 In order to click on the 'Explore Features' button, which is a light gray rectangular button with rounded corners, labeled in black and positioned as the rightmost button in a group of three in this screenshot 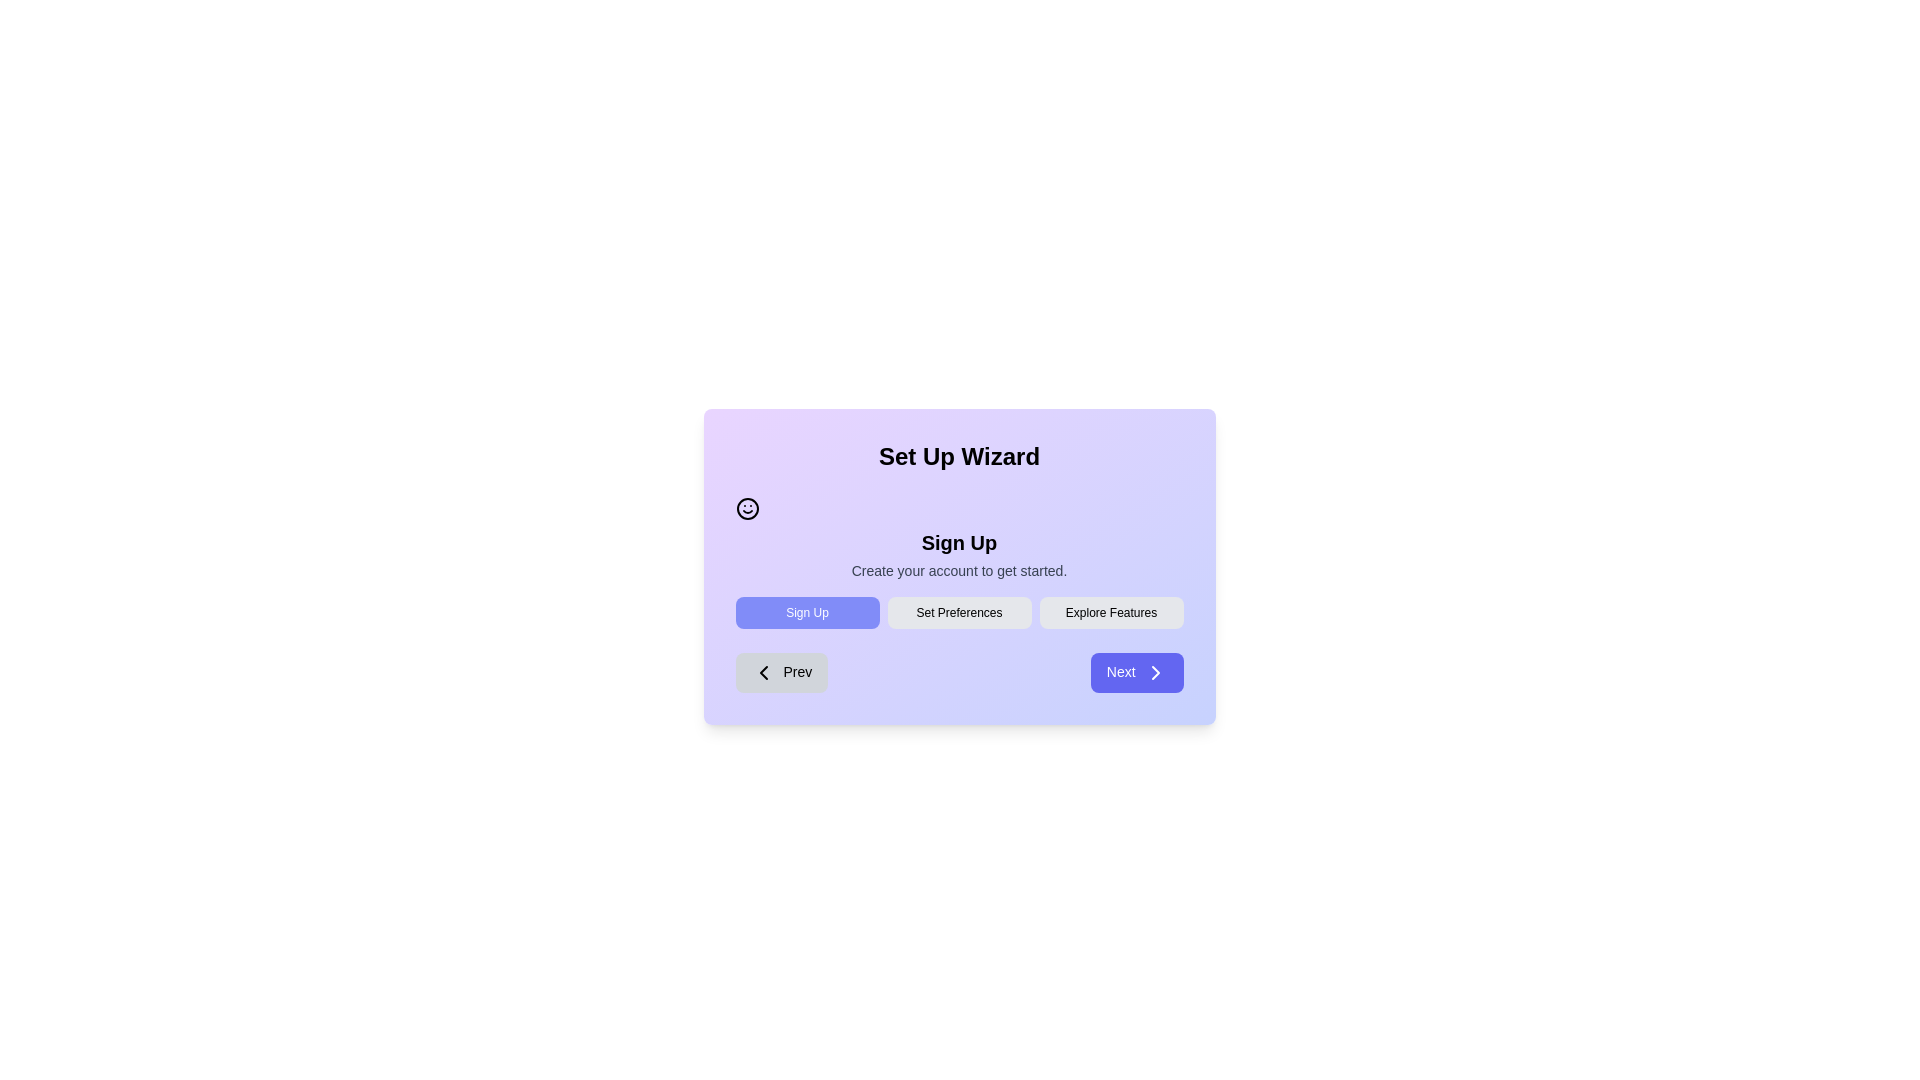, I will do `click(1110, 612)`.